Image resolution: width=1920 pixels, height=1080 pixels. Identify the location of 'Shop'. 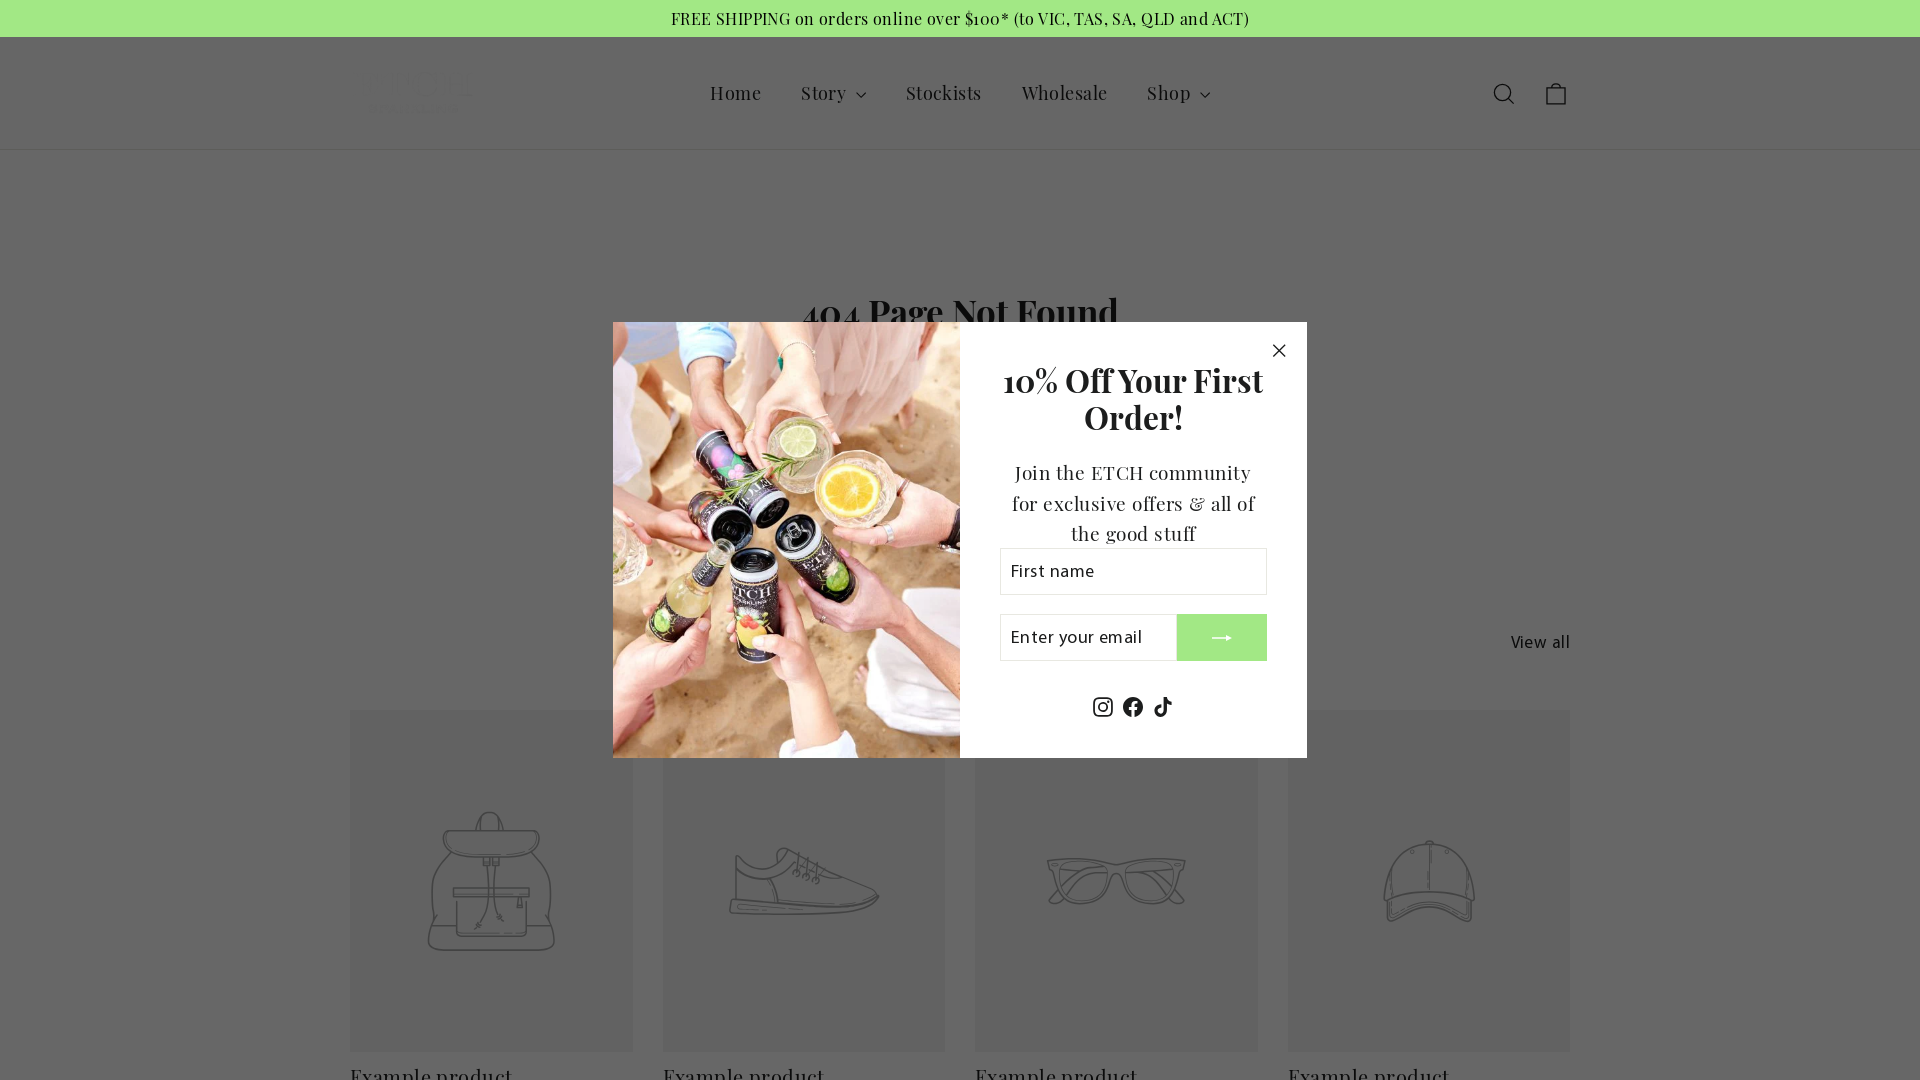
(1177, 93).